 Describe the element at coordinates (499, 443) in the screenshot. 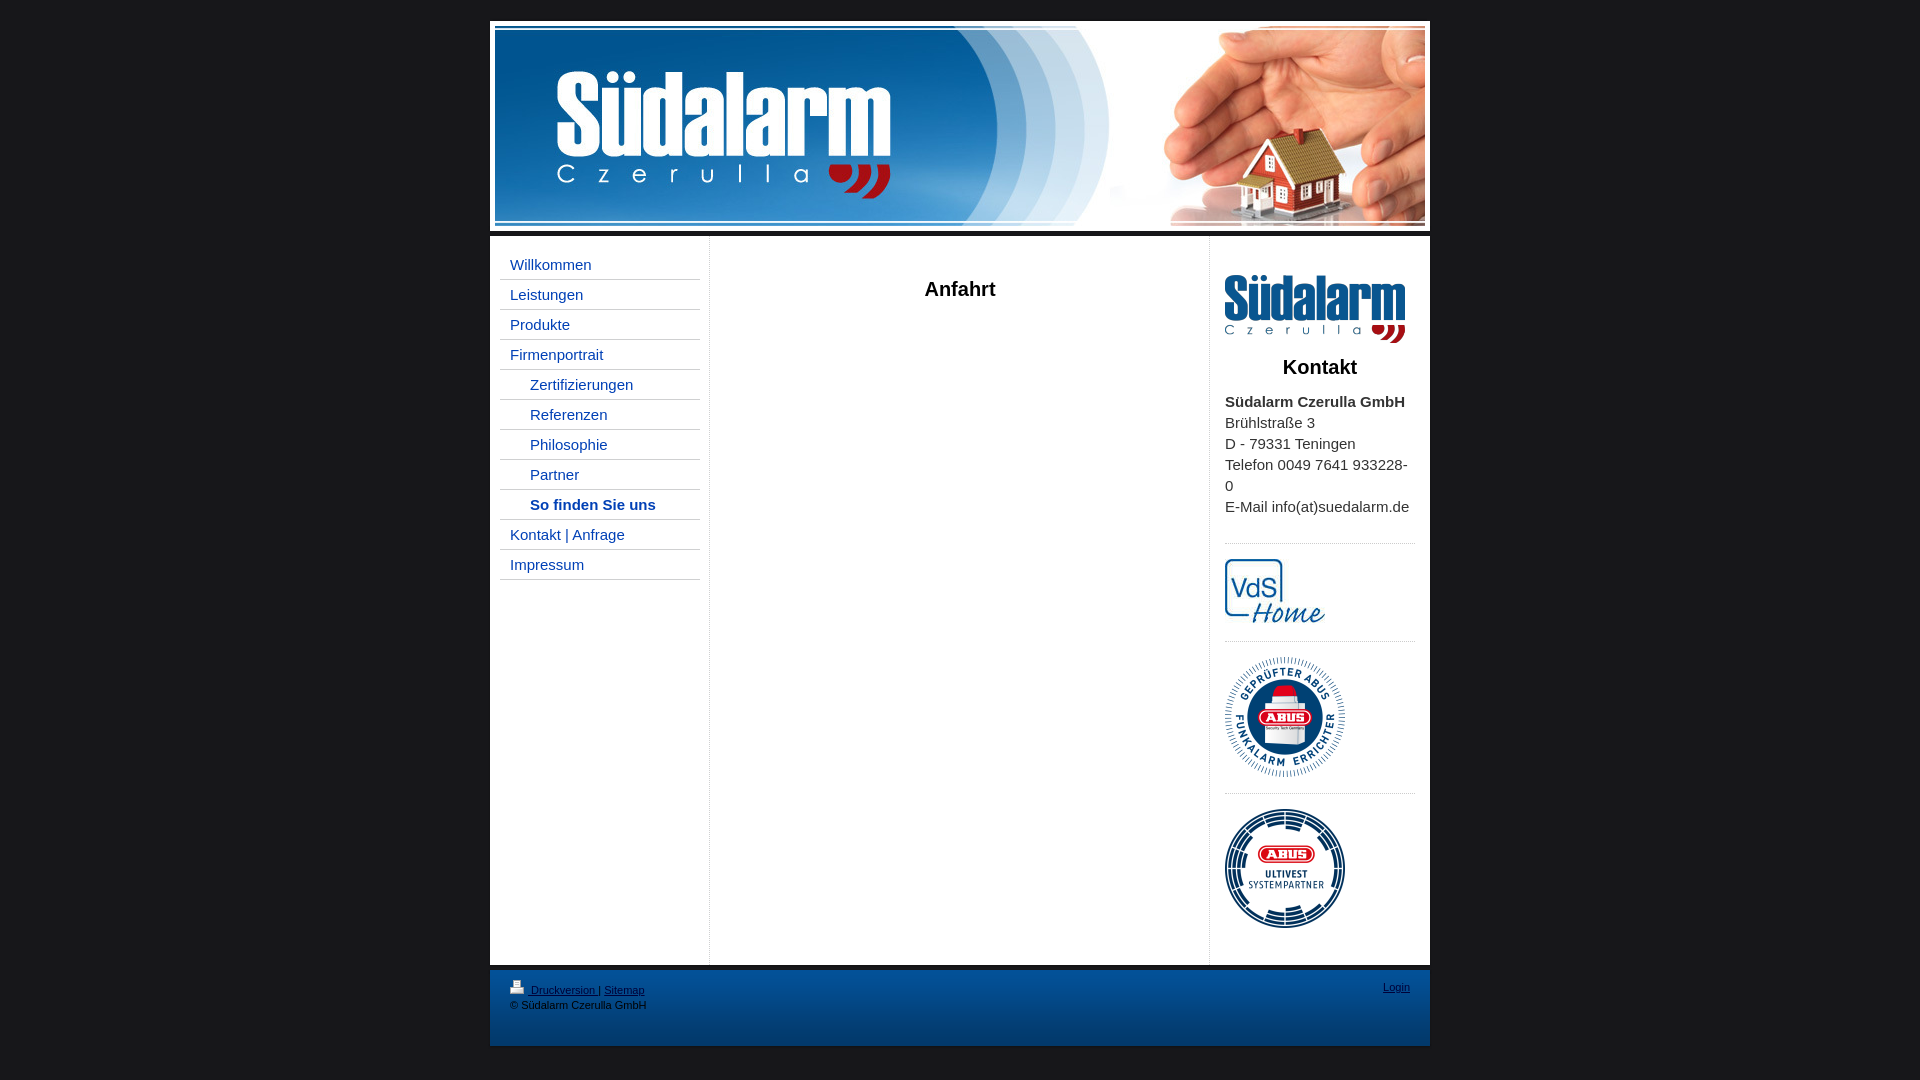

I see `'Philosophie'` at that location.